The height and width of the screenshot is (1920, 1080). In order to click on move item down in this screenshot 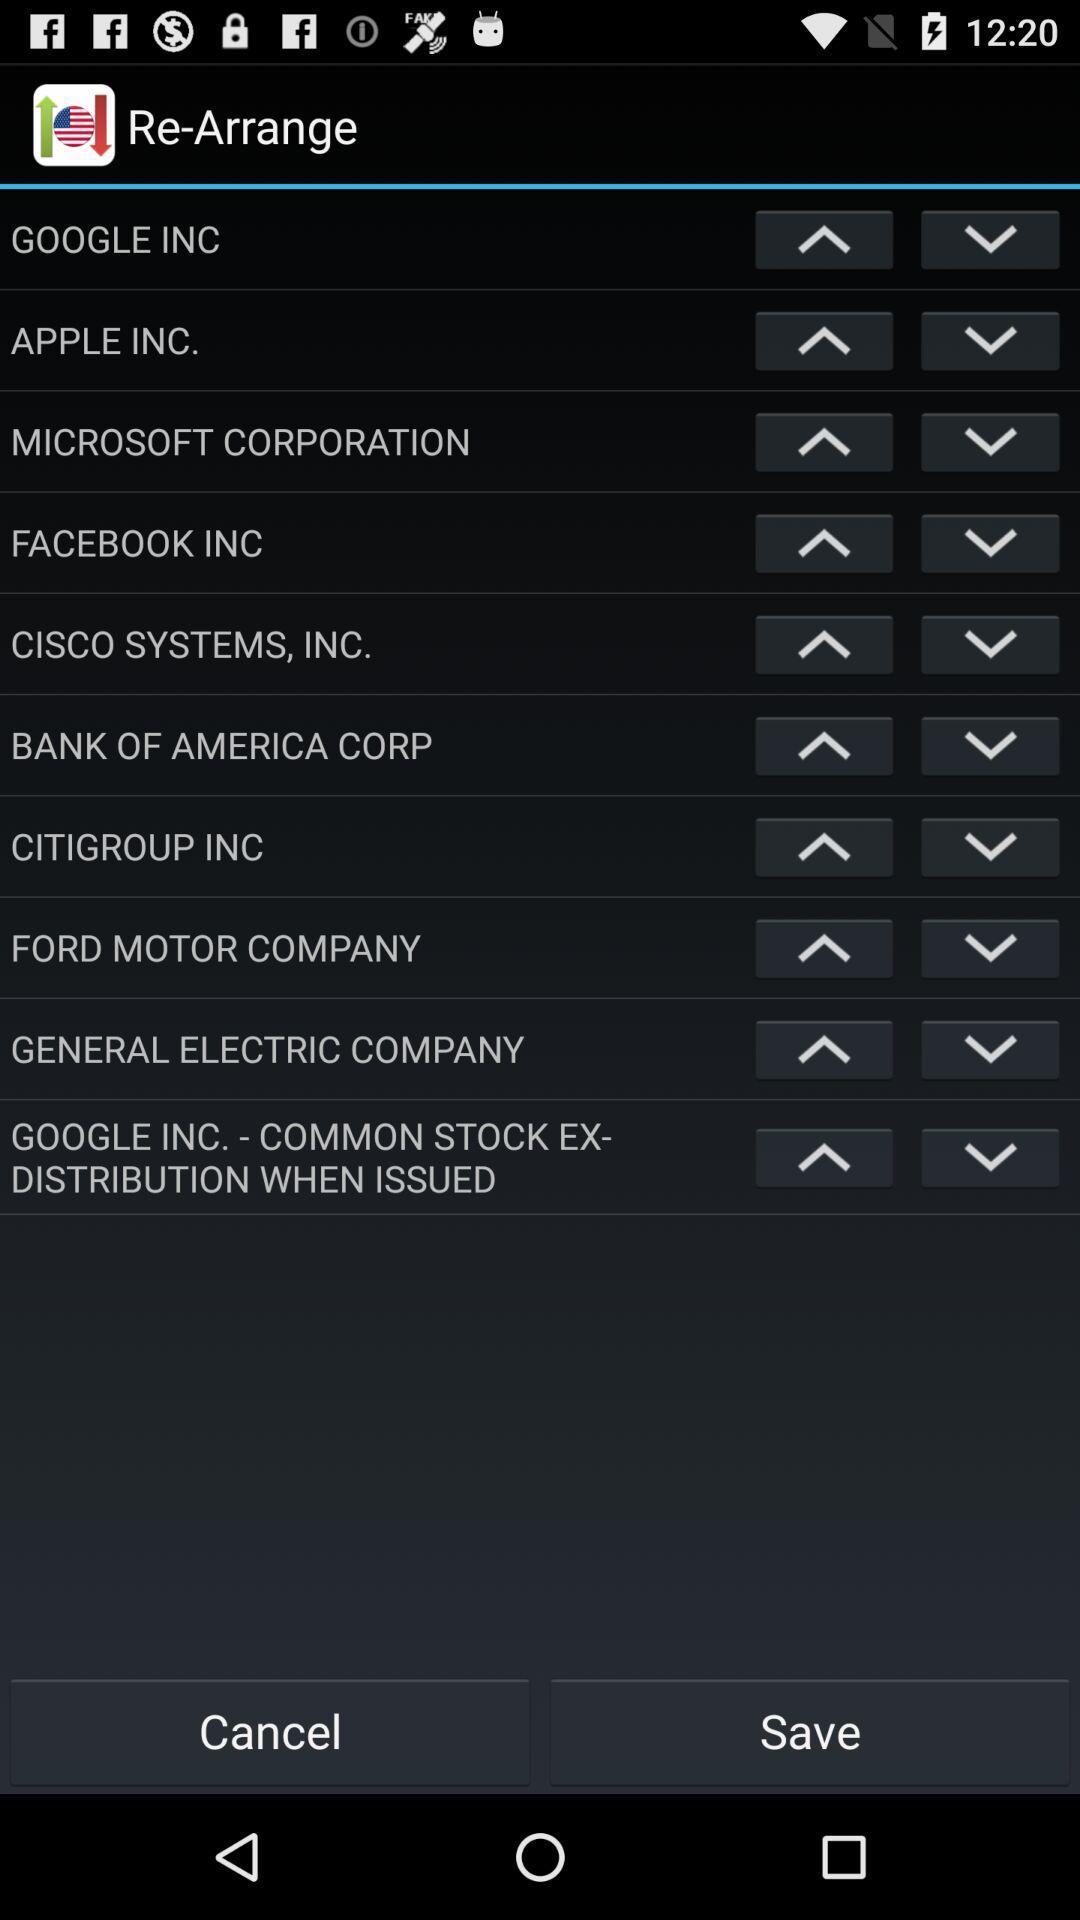, I will do `click(990, 946)`.